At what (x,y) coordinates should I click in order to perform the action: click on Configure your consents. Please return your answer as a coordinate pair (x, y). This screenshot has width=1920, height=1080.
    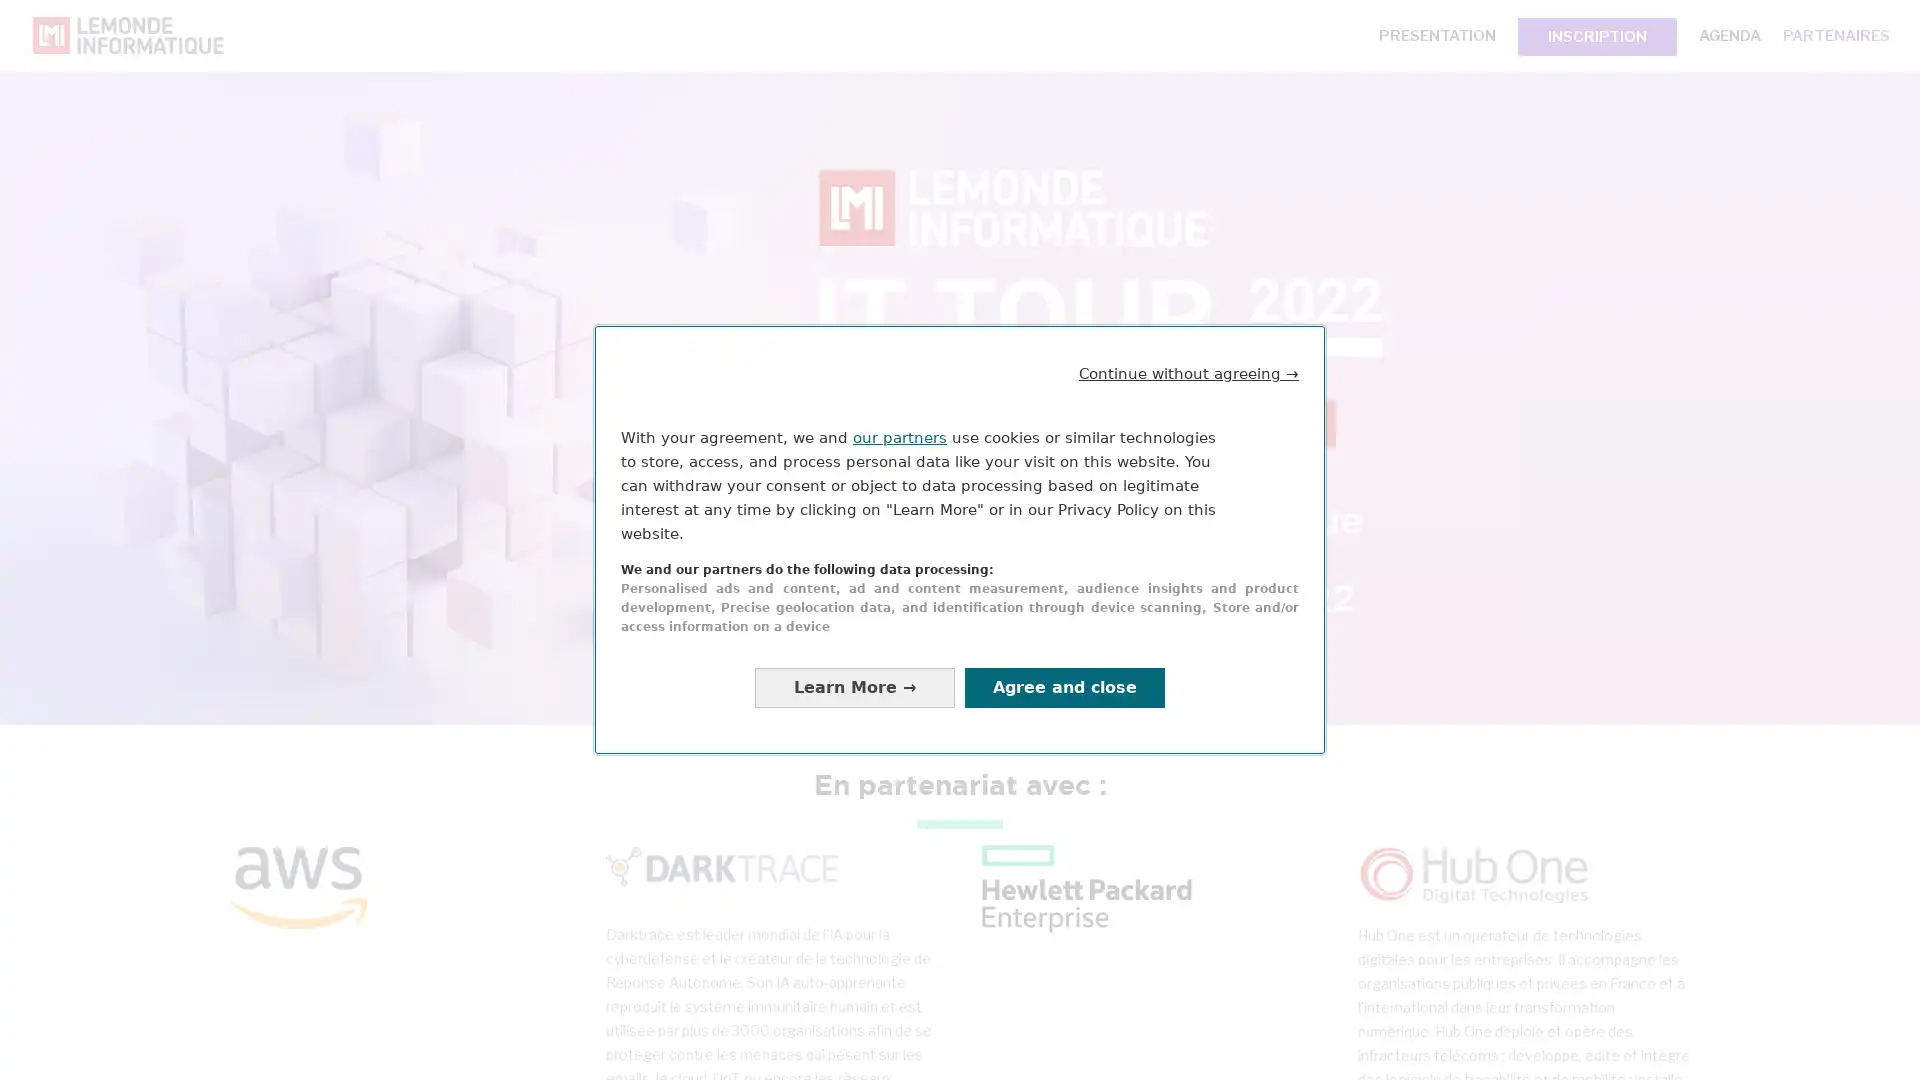
    Looking at the image, I should click on (854, 686).